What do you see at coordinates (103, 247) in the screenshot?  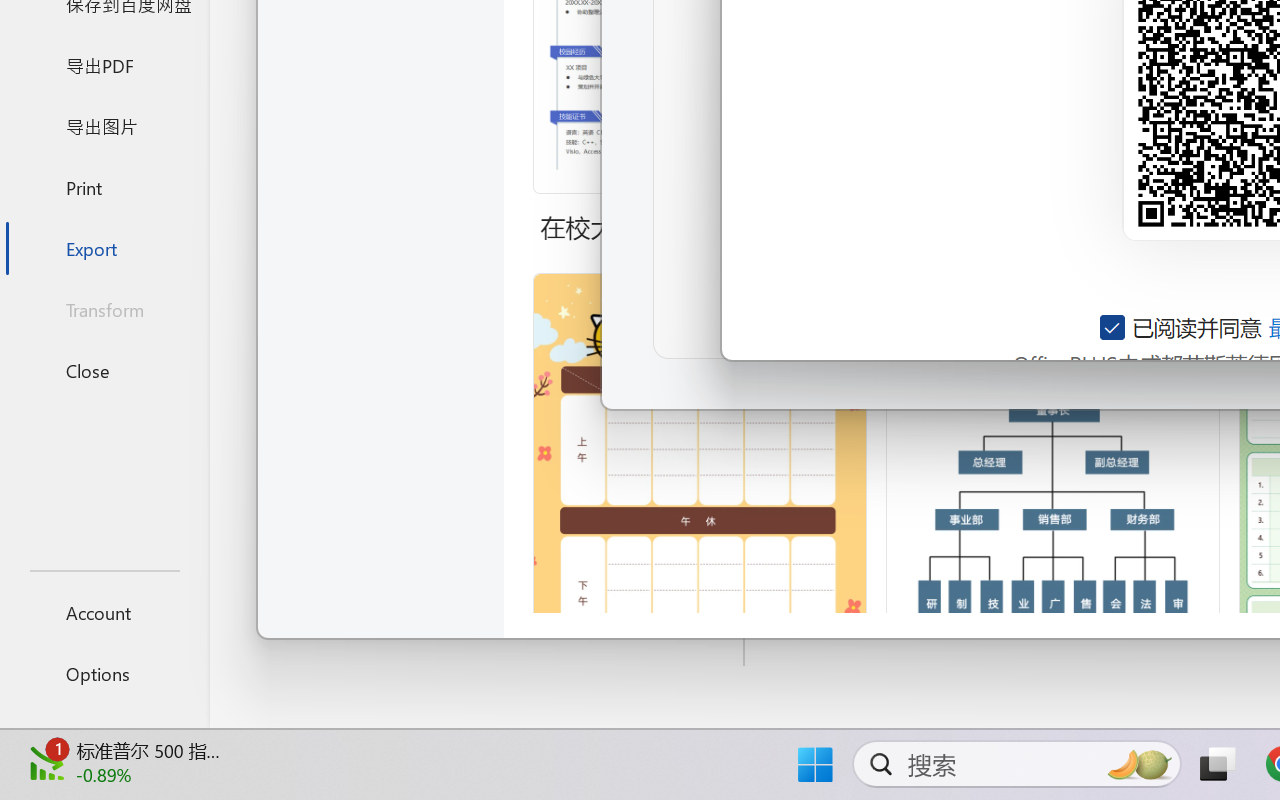 I see `'Export'` at bounding box center [103, 247].